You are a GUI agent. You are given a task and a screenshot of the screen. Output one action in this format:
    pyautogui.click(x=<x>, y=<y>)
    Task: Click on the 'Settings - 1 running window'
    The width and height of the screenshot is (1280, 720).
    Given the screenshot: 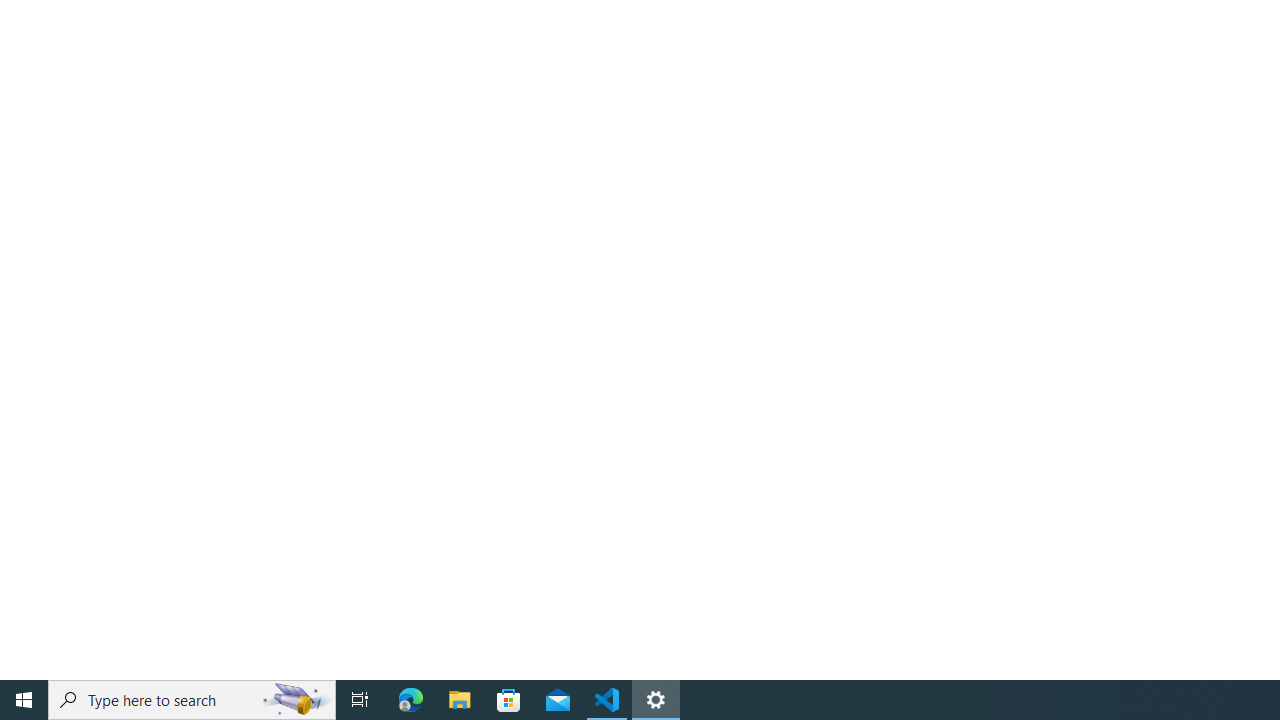 What is the action you would take?
    pyautogui.click(x=656, y=698)
    